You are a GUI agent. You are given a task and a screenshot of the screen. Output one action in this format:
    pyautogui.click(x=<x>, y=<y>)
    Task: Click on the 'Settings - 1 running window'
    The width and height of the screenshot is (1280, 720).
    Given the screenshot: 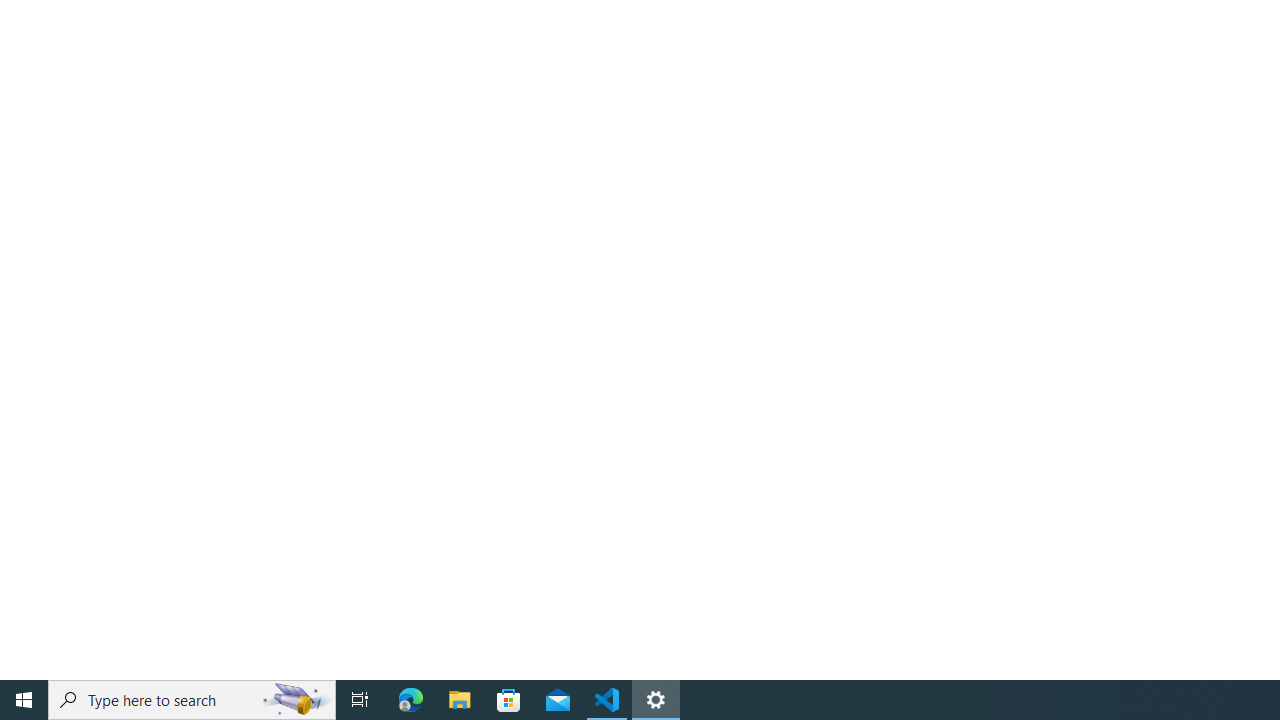 What is the action you would take?
    pyautogui.click(x=656, y=698)
    